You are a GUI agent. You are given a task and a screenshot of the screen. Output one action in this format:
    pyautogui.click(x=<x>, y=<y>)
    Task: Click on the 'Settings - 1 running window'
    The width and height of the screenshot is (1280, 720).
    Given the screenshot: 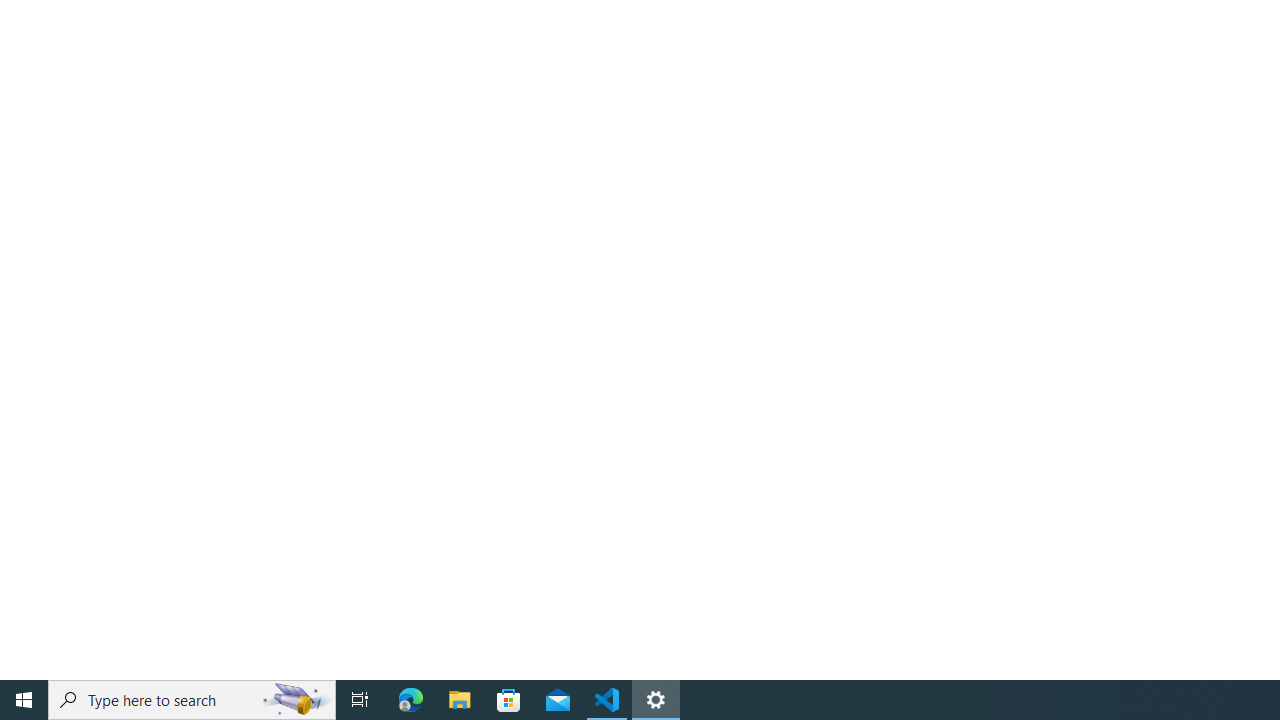 What is the action you would take?
    pyautogui.click(x=656, y=698)
    